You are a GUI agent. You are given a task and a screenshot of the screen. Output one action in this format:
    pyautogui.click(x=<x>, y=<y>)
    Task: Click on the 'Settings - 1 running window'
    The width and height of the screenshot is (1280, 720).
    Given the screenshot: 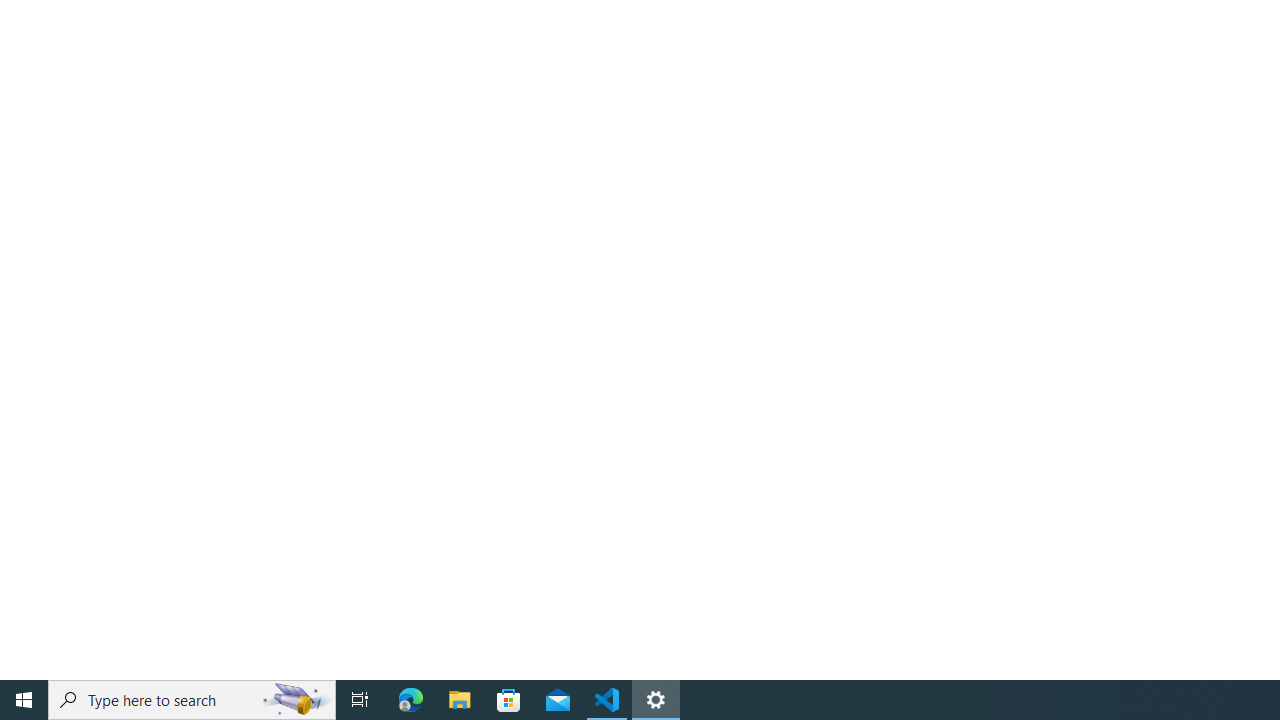 What is the action you would take?
    pyautogui.click(x=656, y=698)
    